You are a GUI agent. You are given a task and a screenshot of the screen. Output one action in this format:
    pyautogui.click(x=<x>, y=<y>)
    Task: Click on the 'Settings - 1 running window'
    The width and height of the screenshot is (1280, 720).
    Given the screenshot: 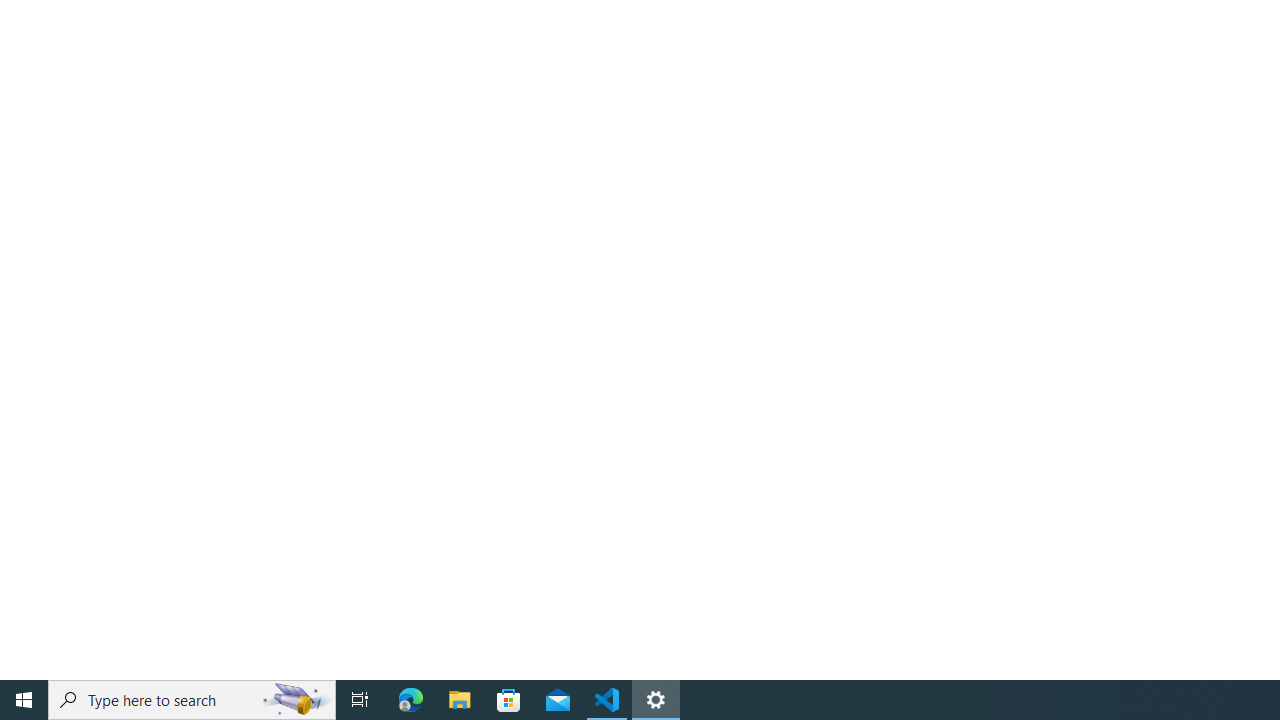 What is the action you would take?
    pyautogui.click(x=656, y=698)
    